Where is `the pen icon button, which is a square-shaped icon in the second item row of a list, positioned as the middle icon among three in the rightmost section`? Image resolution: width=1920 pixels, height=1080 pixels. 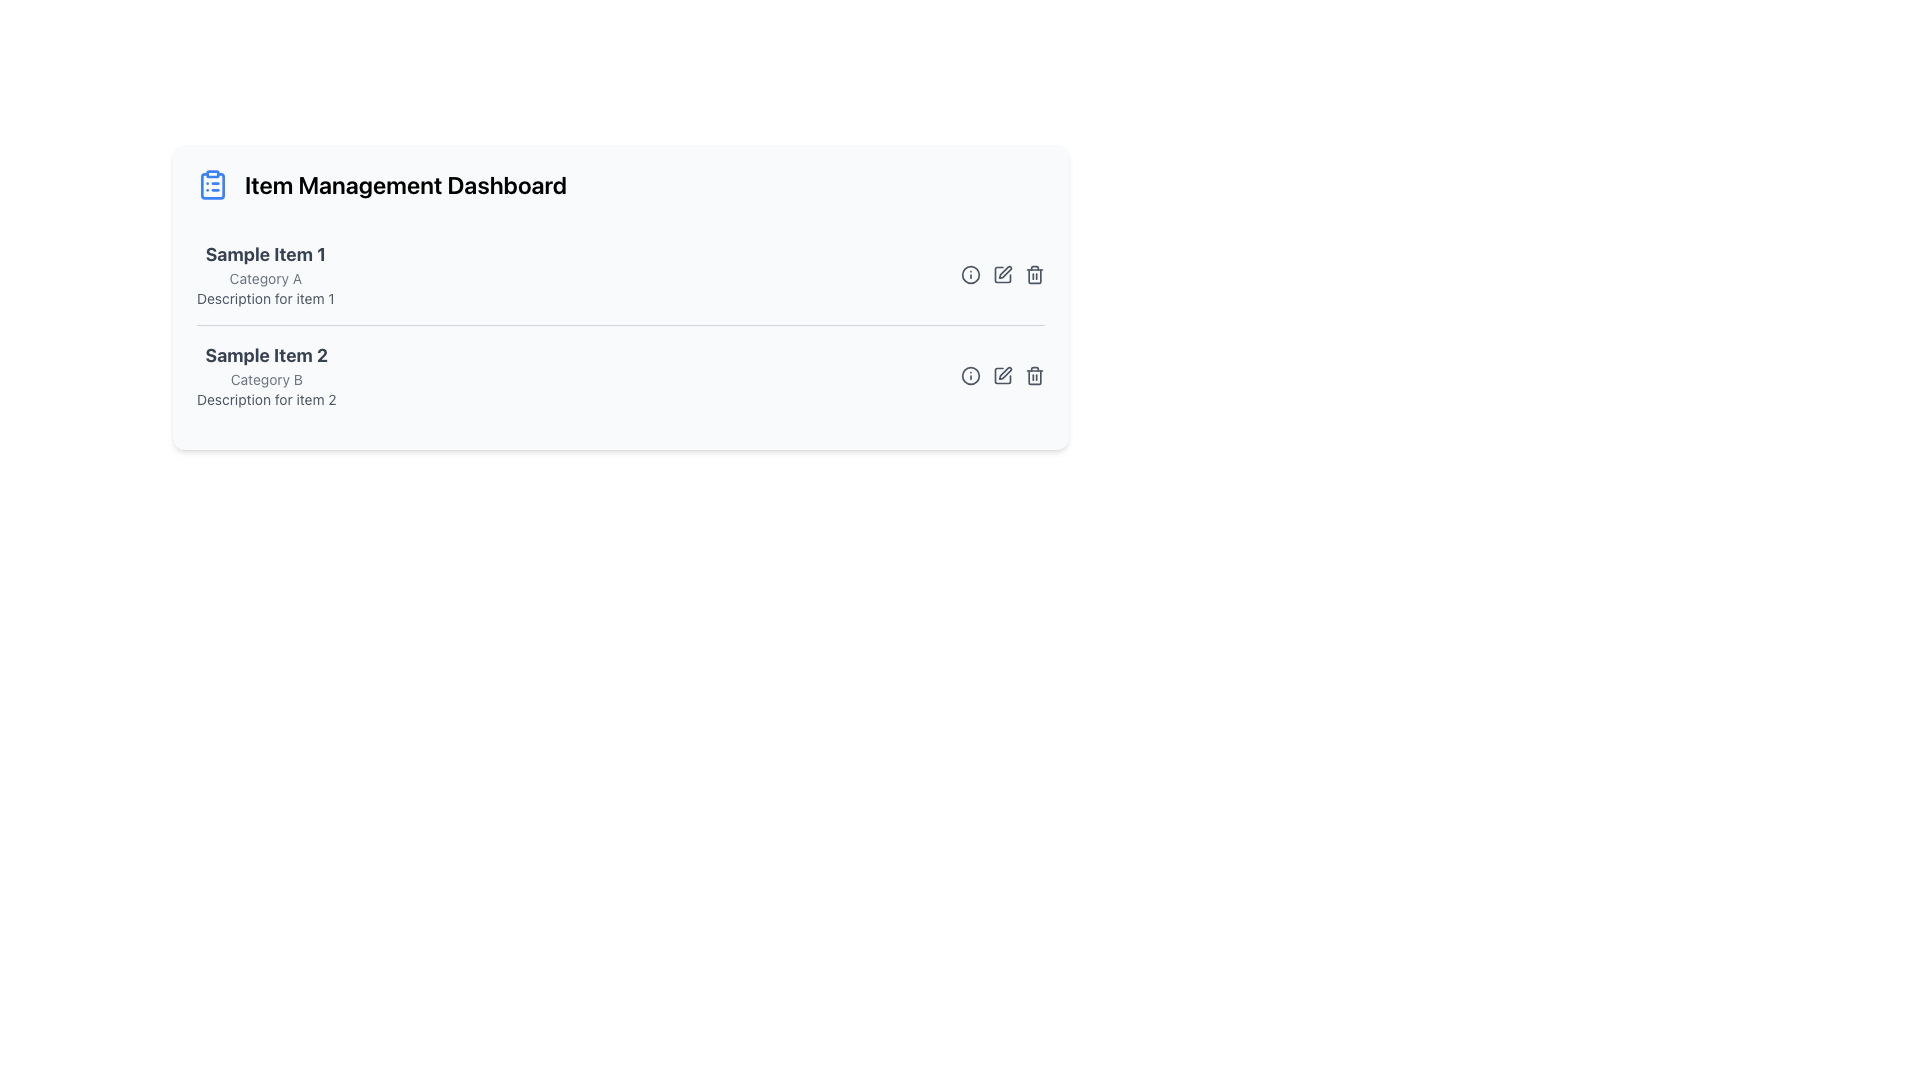 the pen icon button, which is a square-shaped icon in the second item row of a list, positioned as the middle icon among three in the rightmost section is located at coordinates (1003, 375).